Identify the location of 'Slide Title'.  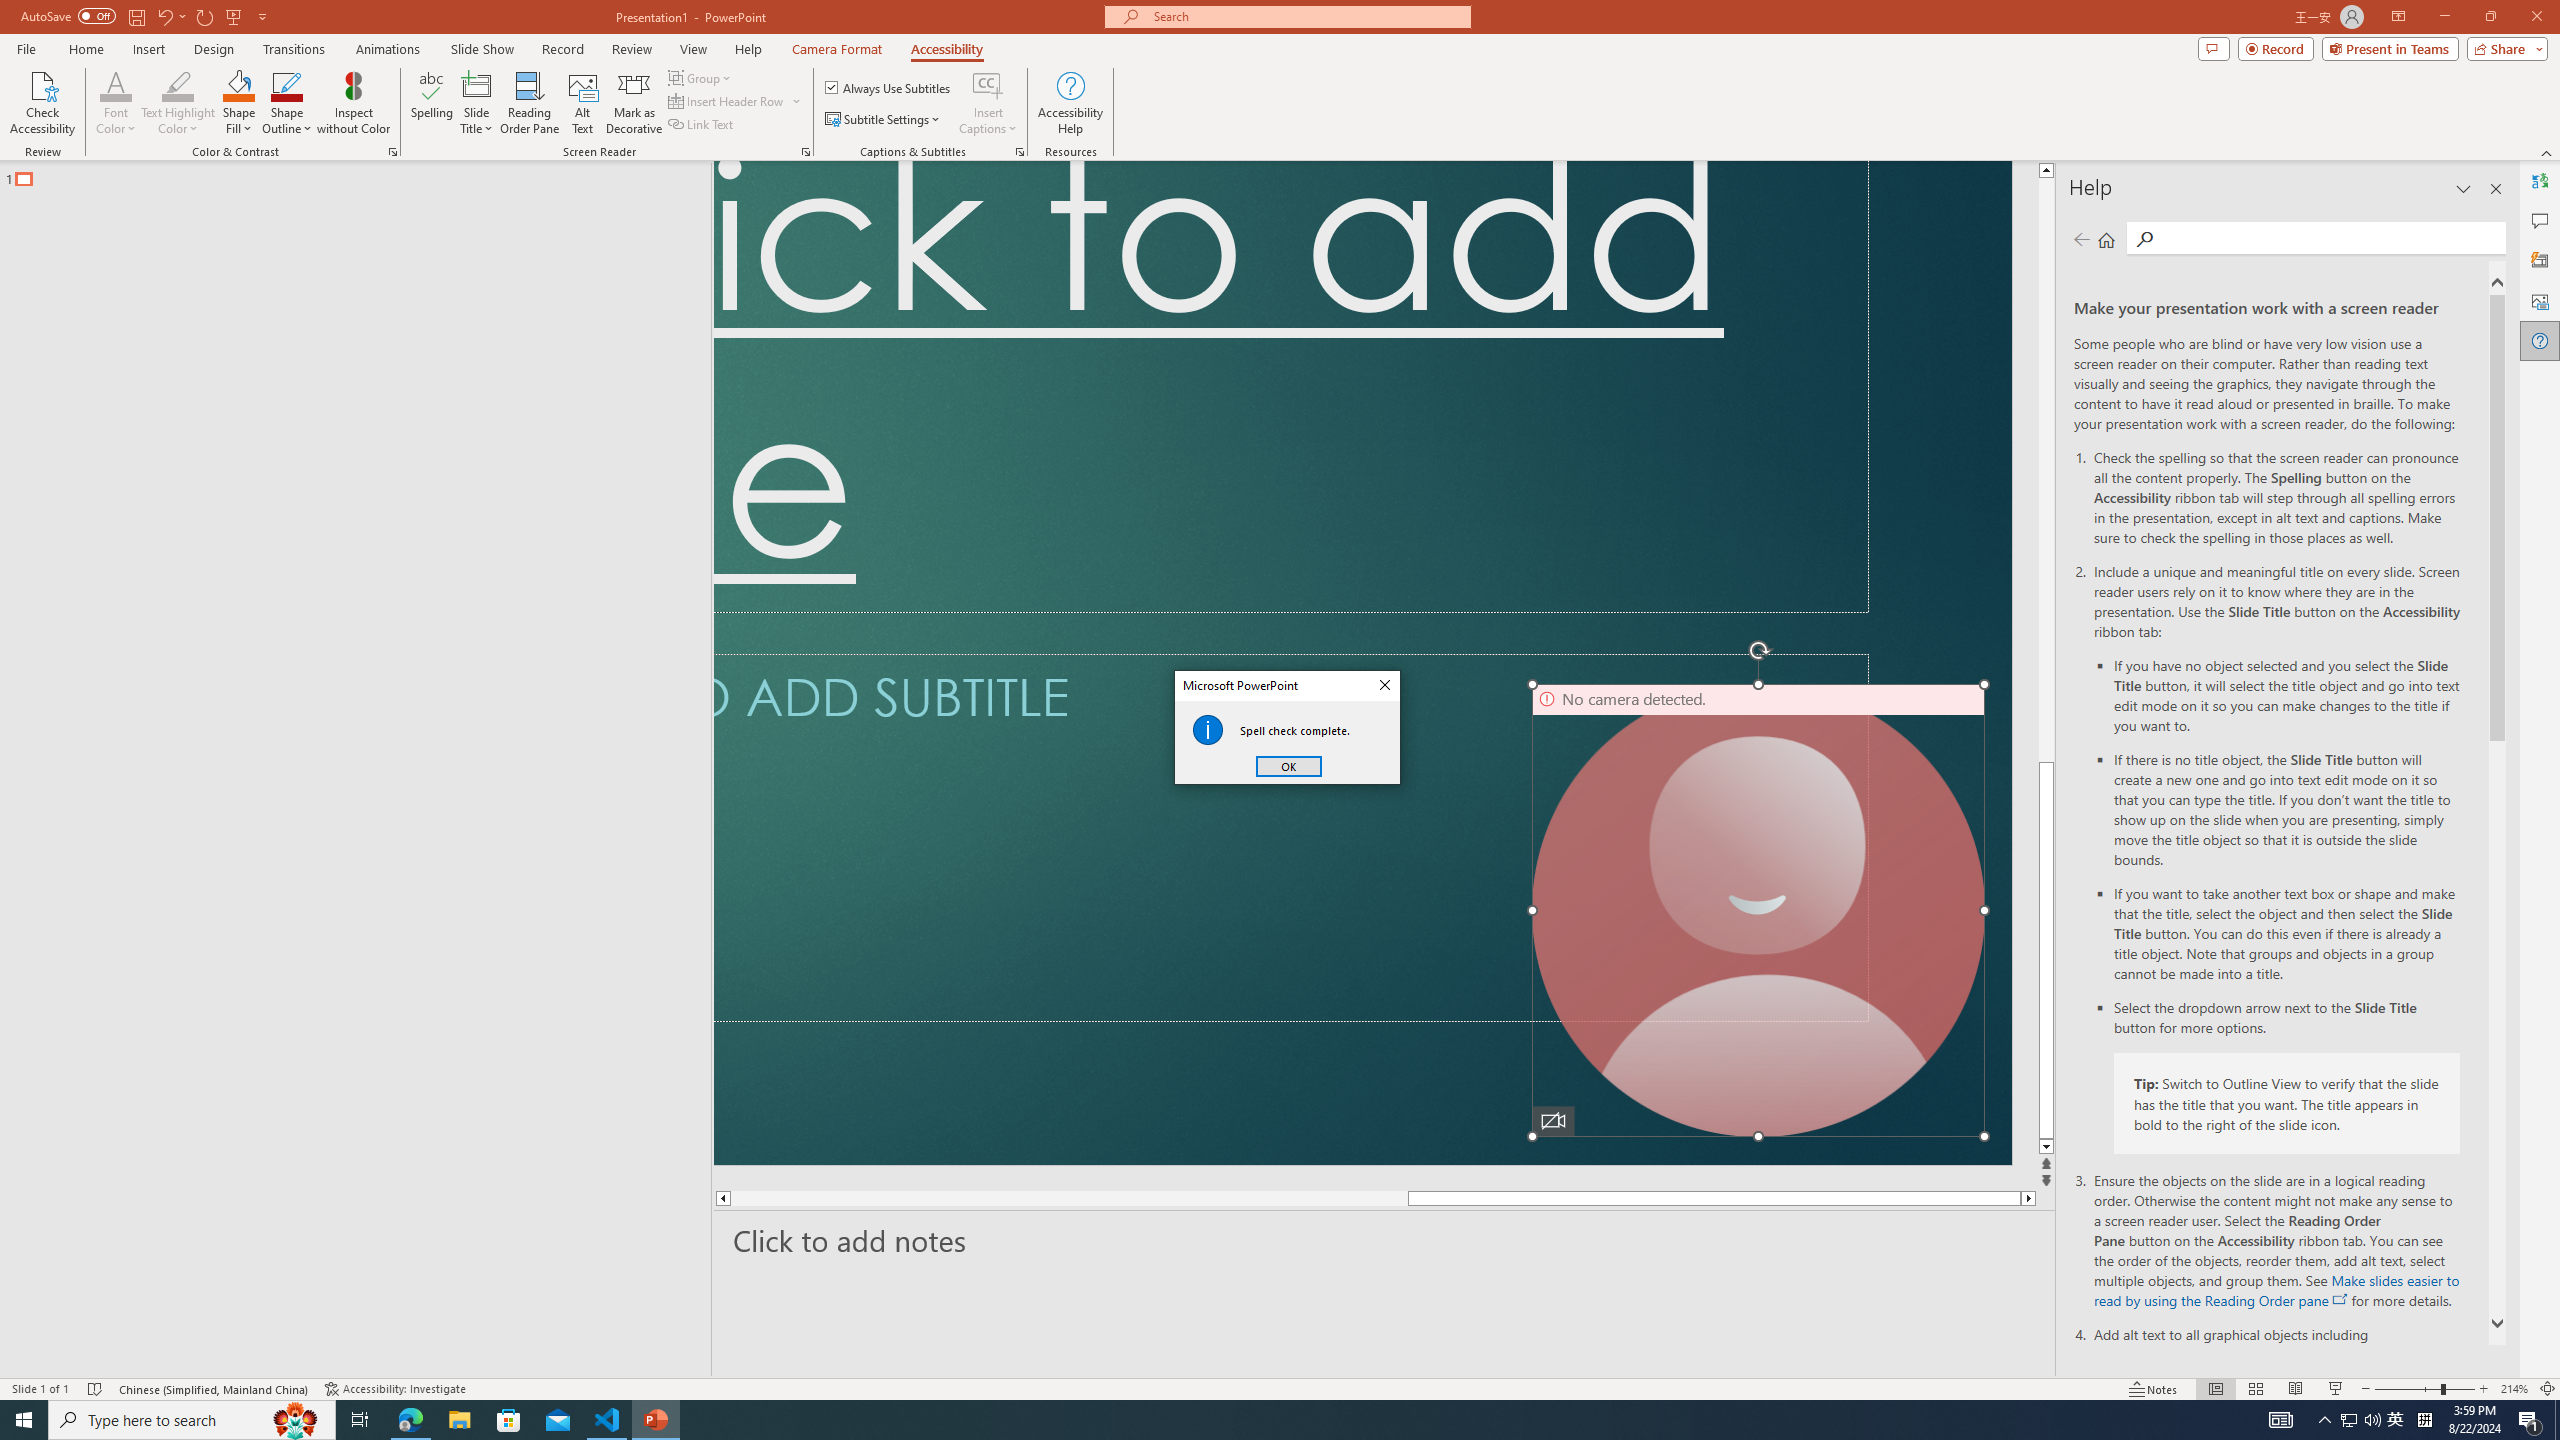
(476, 103).